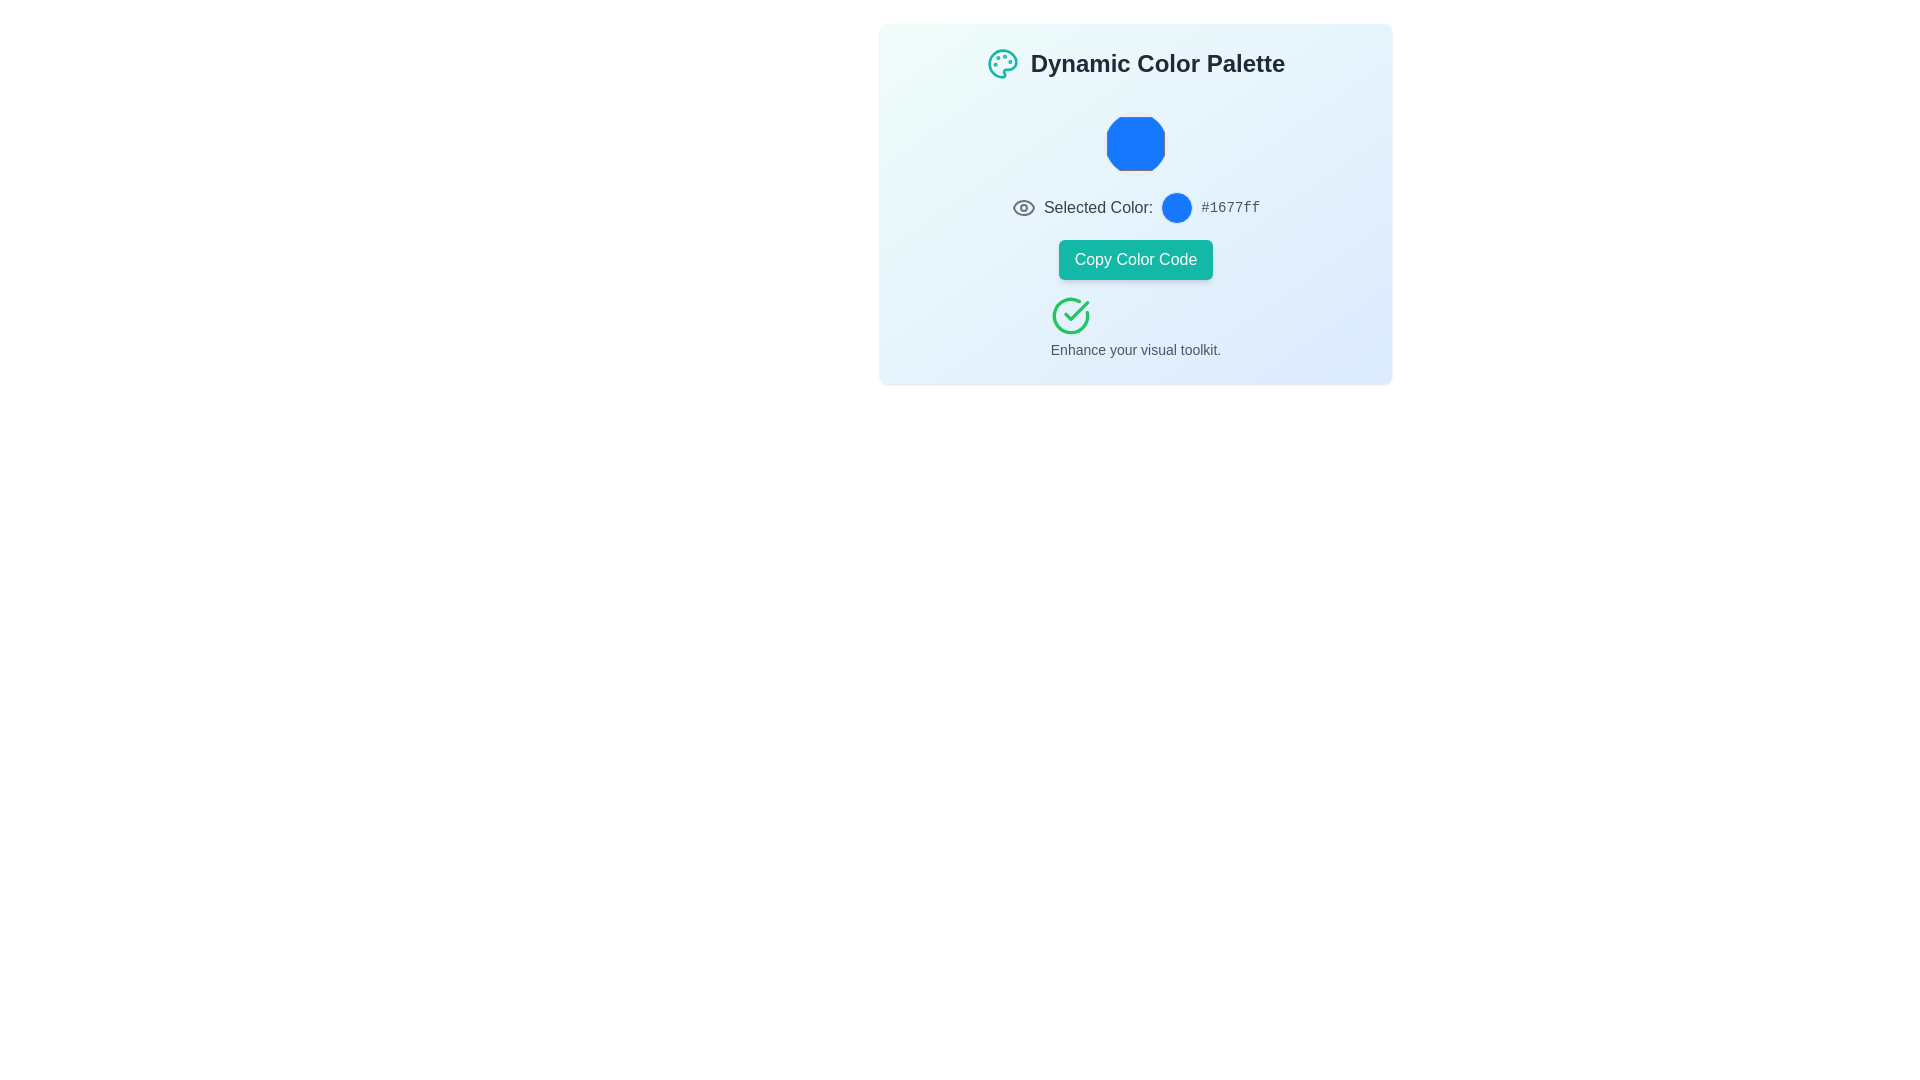 Image resolution: width=1920 pixels, height=1080 pixels. I want to click on the informational display section that shows the text 'Selected Color:', the eye icon, and a circular color preview with the hexadecimal color code '#1677ff', so click(1136, 208).